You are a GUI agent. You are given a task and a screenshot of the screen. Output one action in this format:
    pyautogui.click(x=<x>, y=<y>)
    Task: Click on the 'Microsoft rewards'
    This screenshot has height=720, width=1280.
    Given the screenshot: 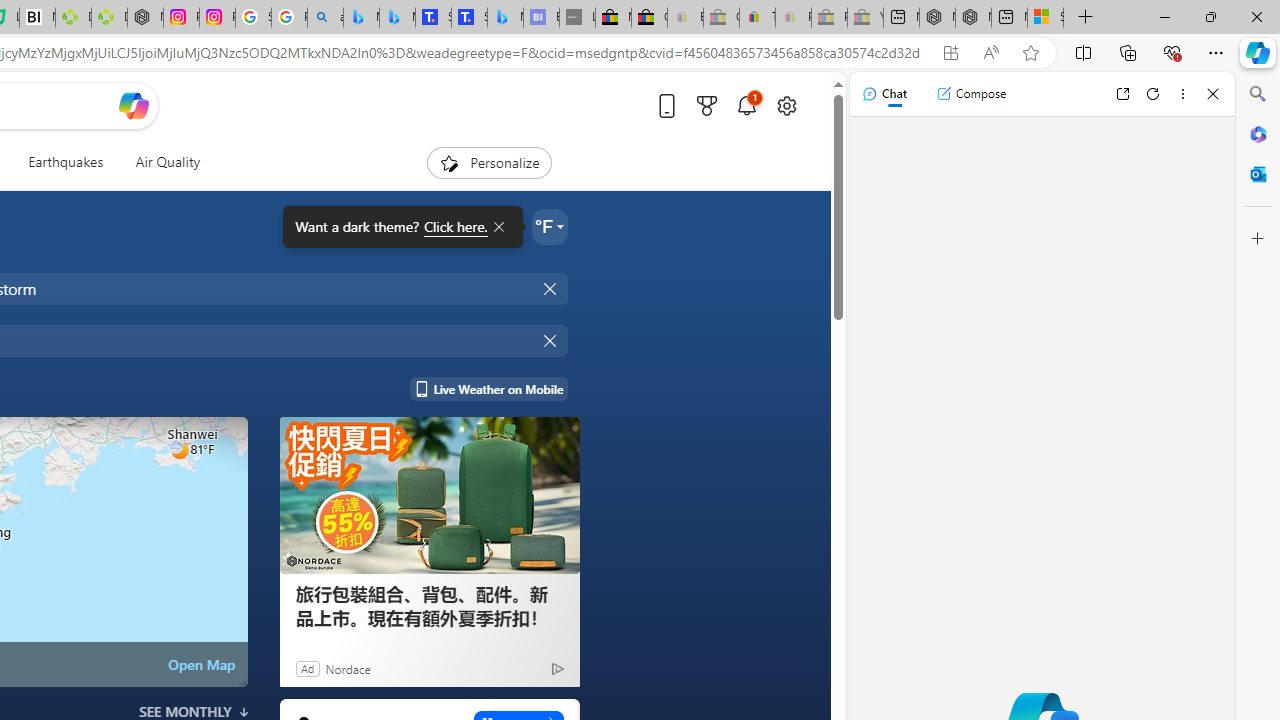 What is the action you would take?
    pyautogui.click(x=707, y=105)
    